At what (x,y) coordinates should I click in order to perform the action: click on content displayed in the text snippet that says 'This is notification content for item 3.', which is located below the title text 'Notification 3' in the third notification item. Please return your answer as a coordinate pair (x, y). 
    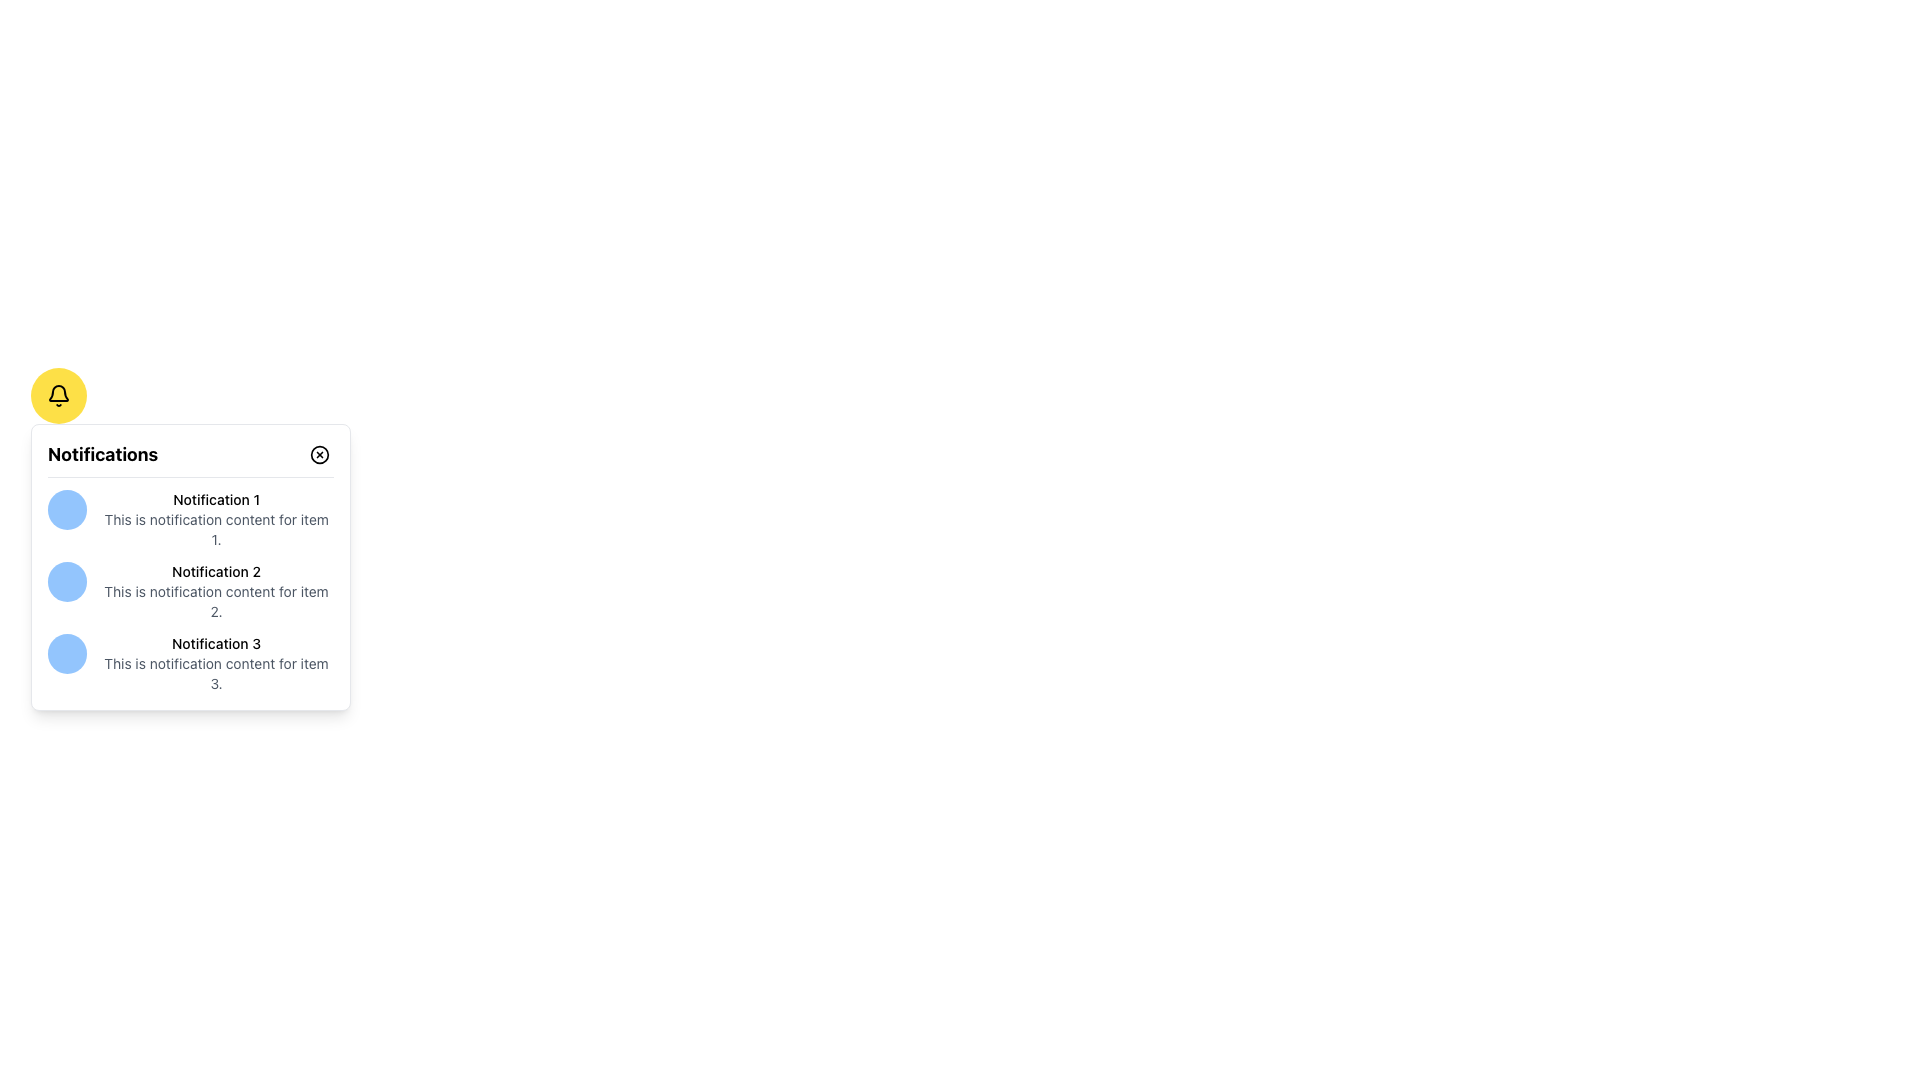
    Looking at the image, I should click on (216, 674).